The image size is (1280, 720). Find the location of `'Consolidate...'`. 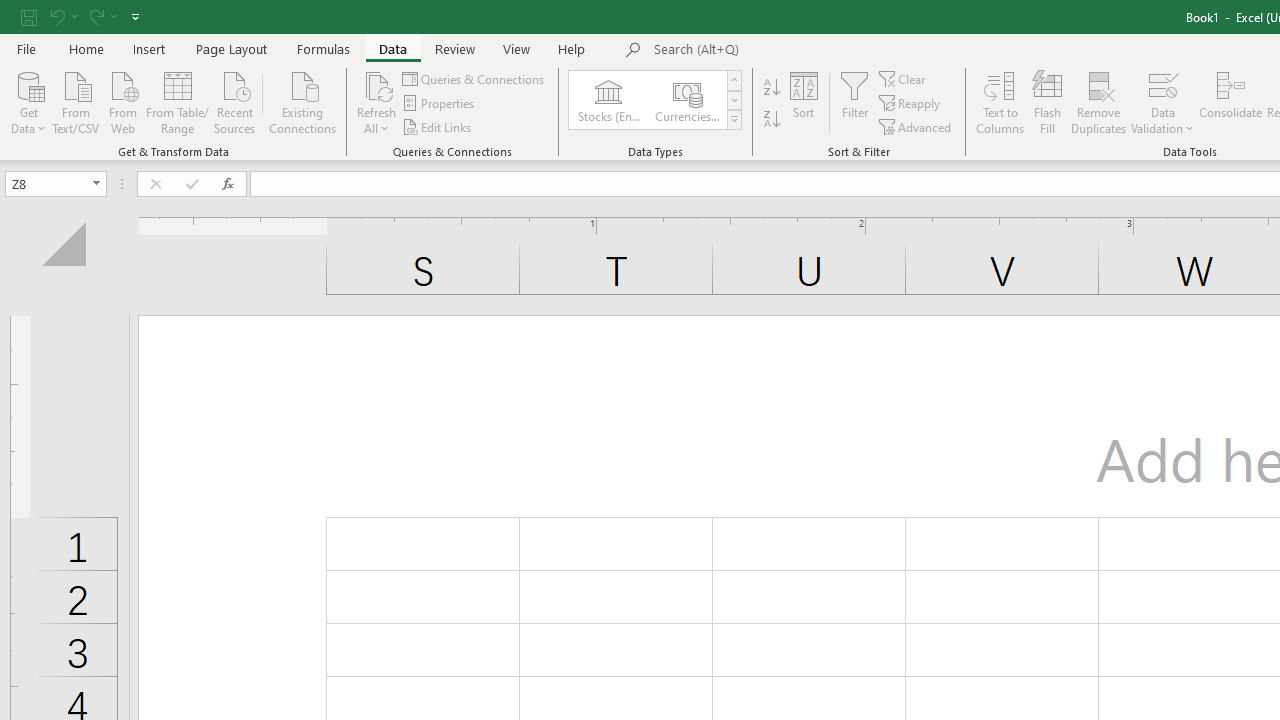

'Consolidate...' is located at coordinates (1229, 103).